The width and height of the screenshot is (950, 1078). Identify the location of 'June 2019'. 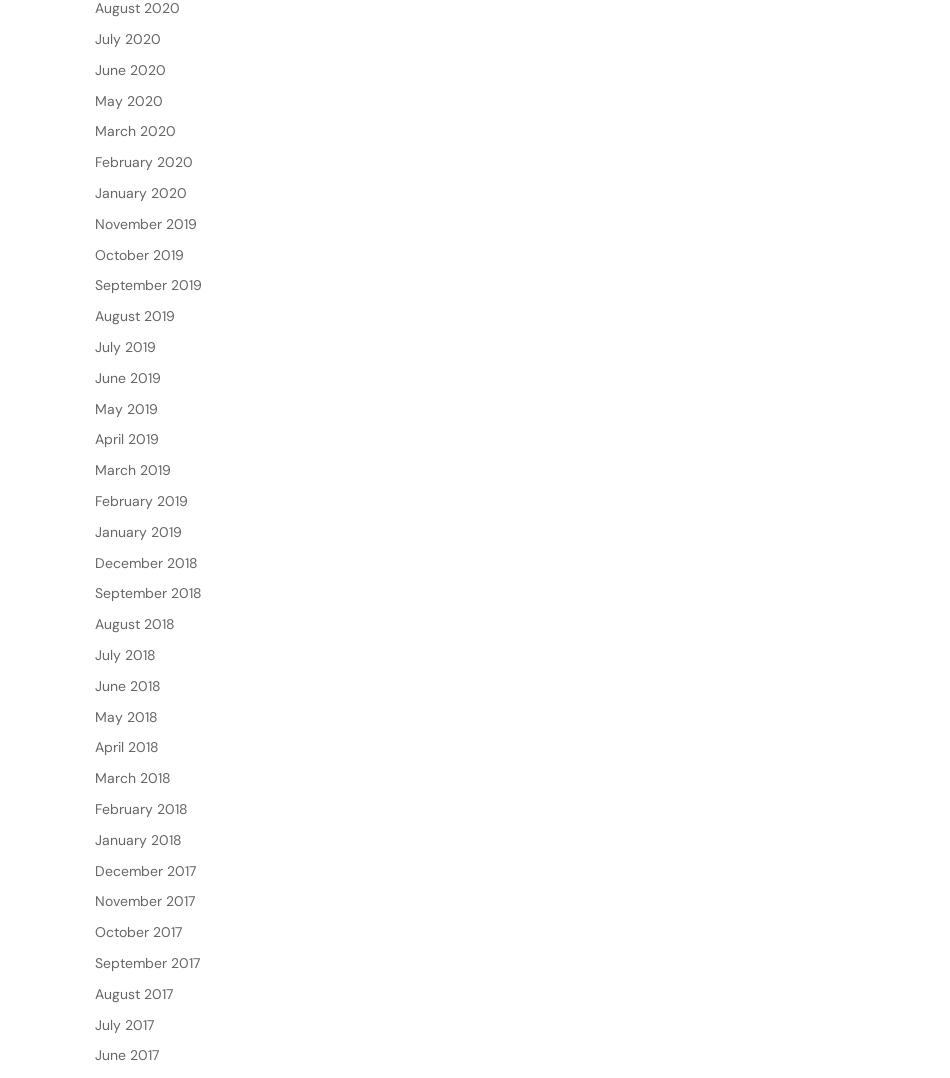
(95, 441).